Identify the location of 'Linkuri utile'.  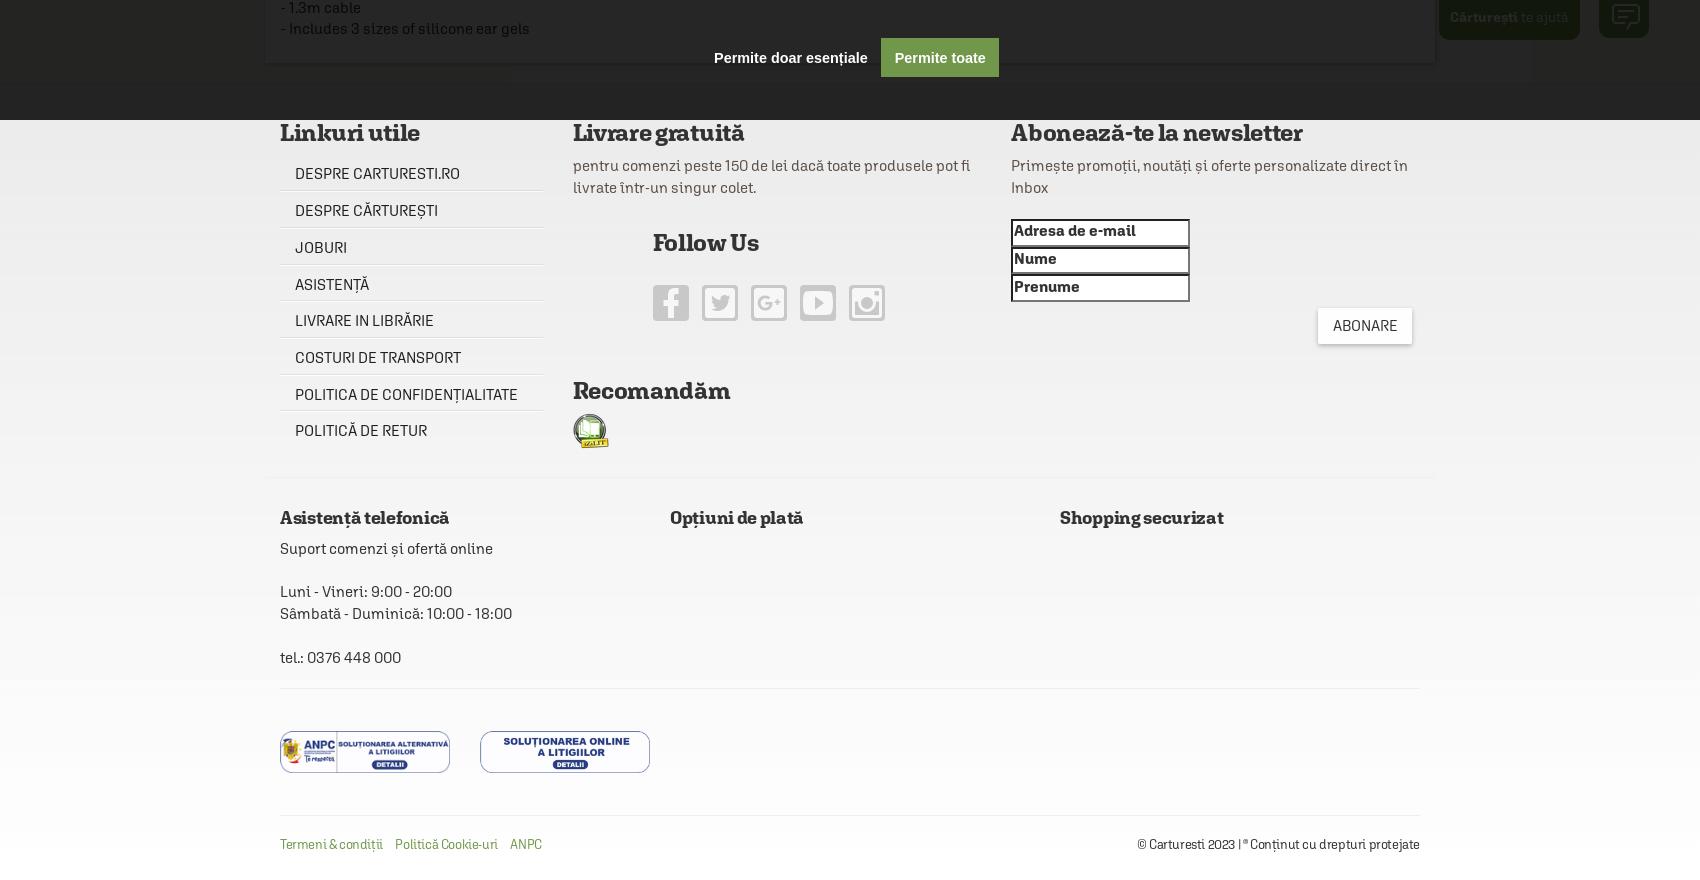
(349, 132).